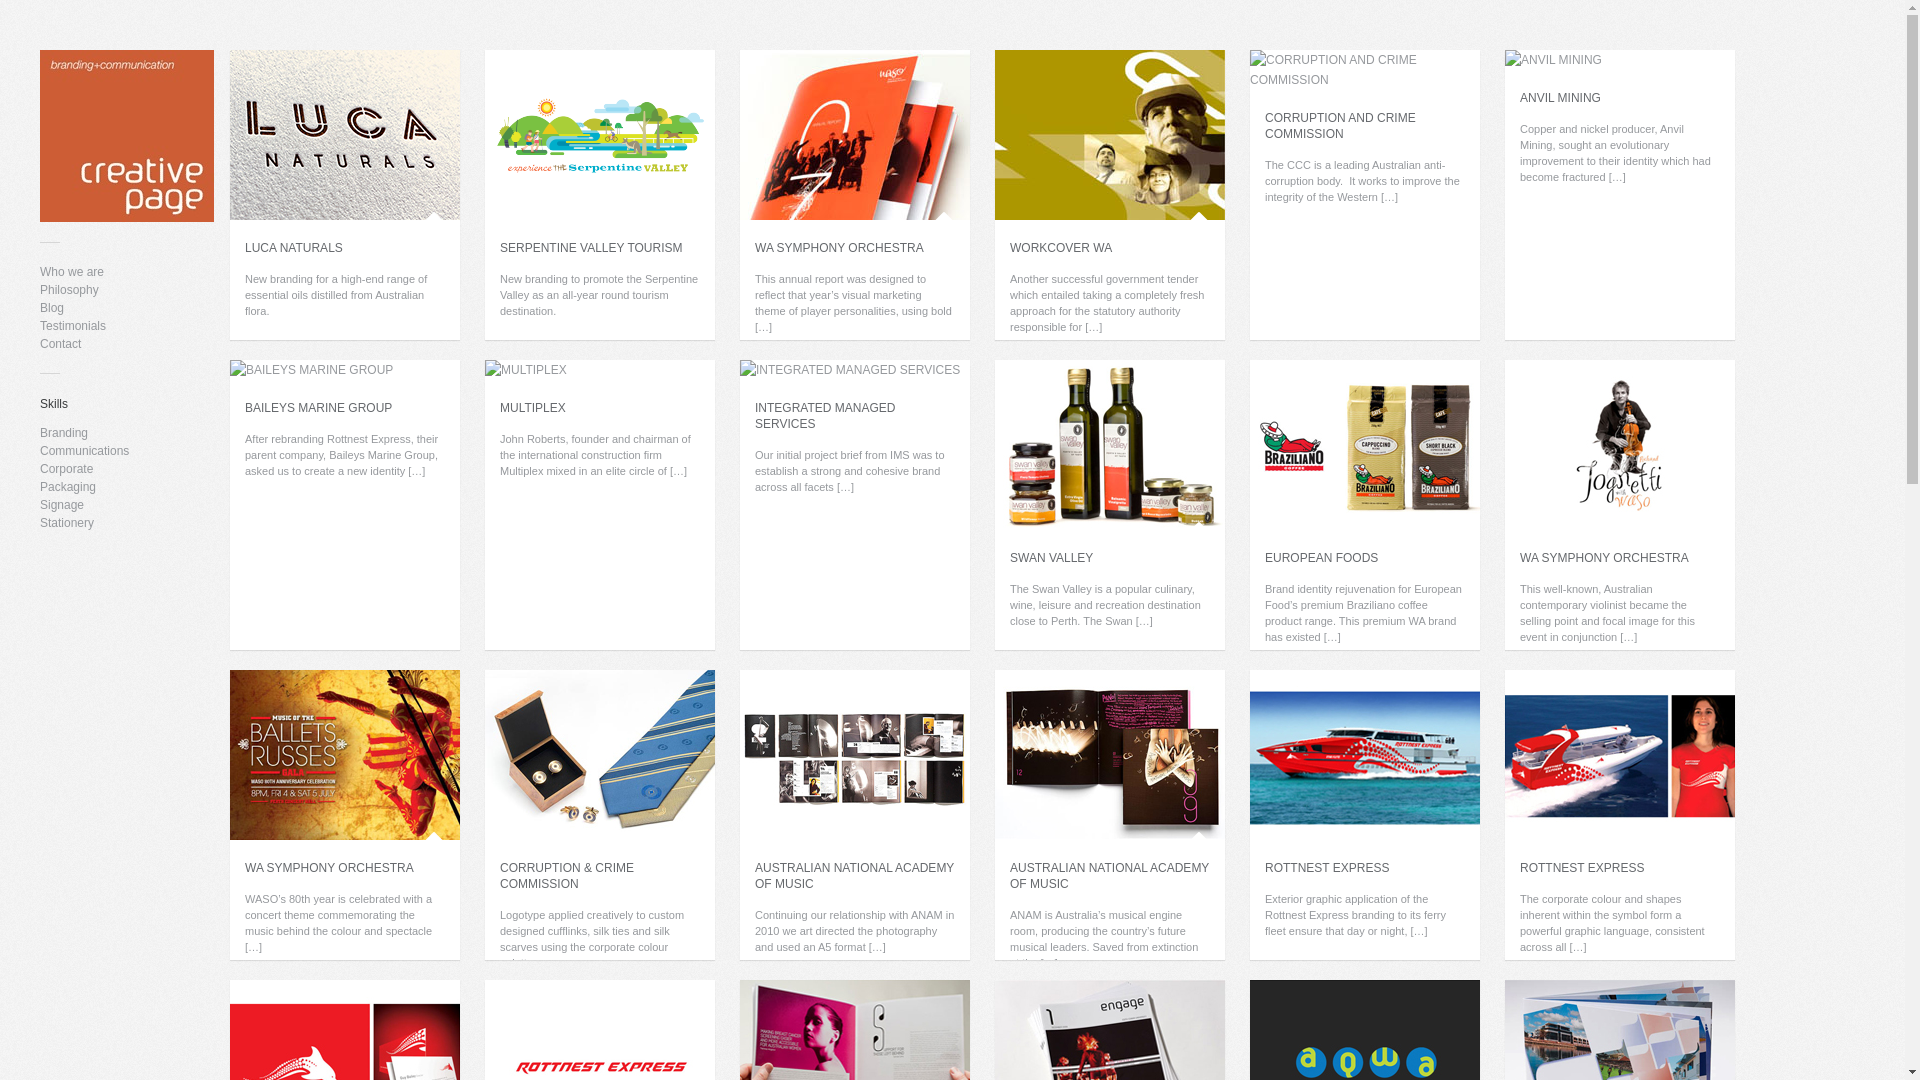 This screenshot has width=1920, height=1080. I want to click on 'Who we are', so click(72, 272).